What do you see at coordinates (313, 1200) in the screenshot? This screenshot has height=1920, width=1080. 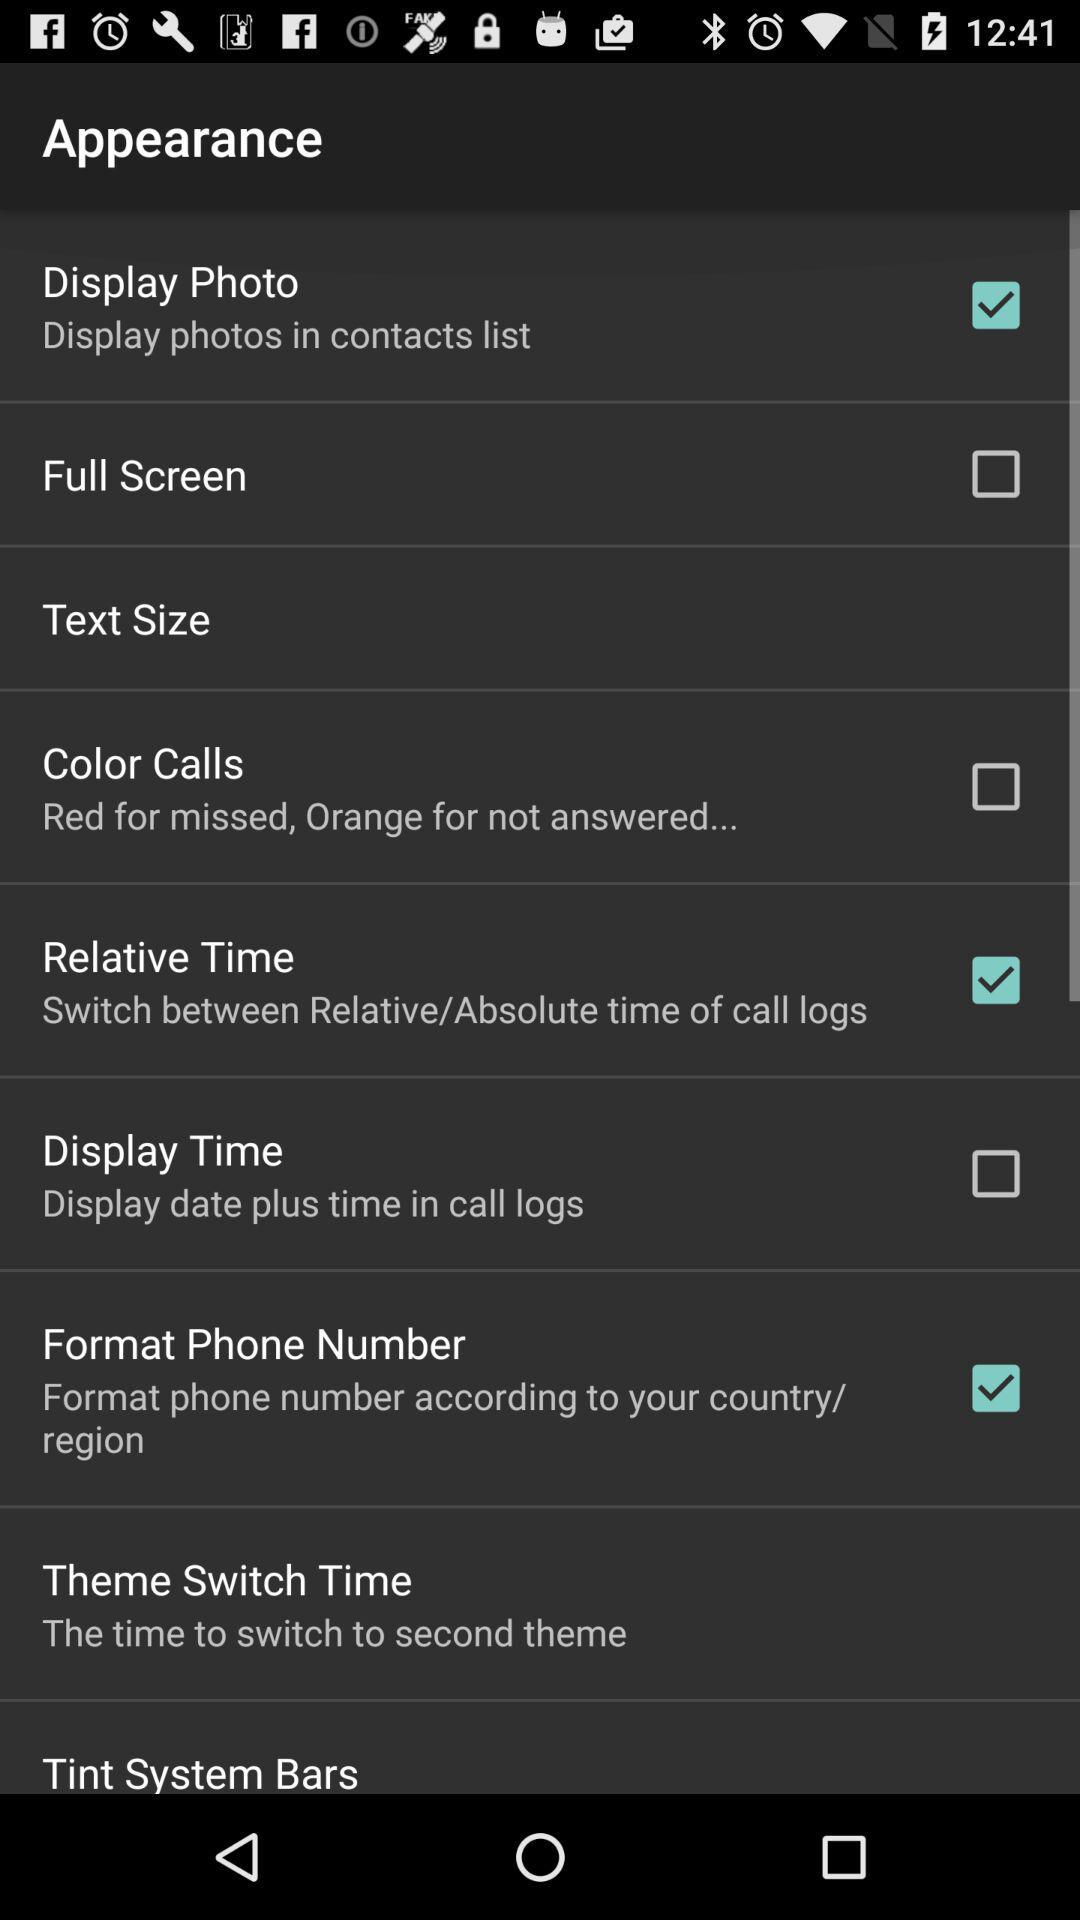 I see `the display date plus app` at bounding box center [313, 1200].